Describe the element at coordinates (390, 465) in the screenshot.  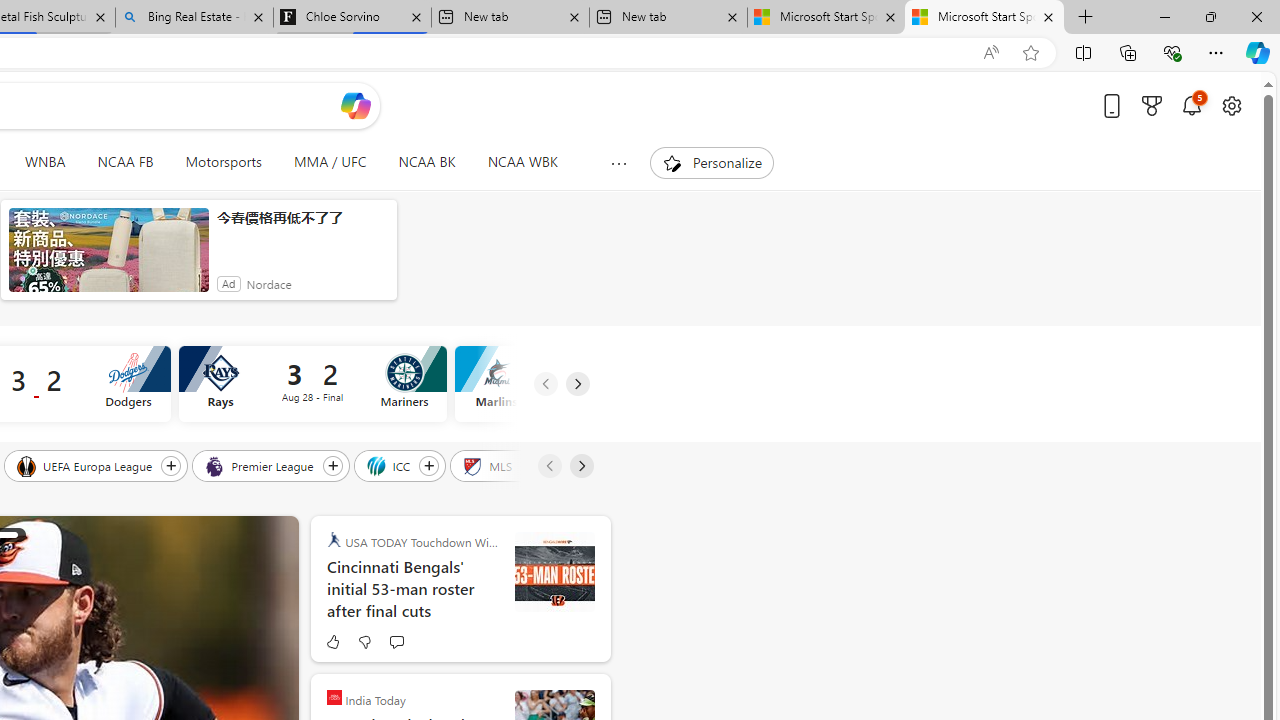
I see `'ICC'` at that location.